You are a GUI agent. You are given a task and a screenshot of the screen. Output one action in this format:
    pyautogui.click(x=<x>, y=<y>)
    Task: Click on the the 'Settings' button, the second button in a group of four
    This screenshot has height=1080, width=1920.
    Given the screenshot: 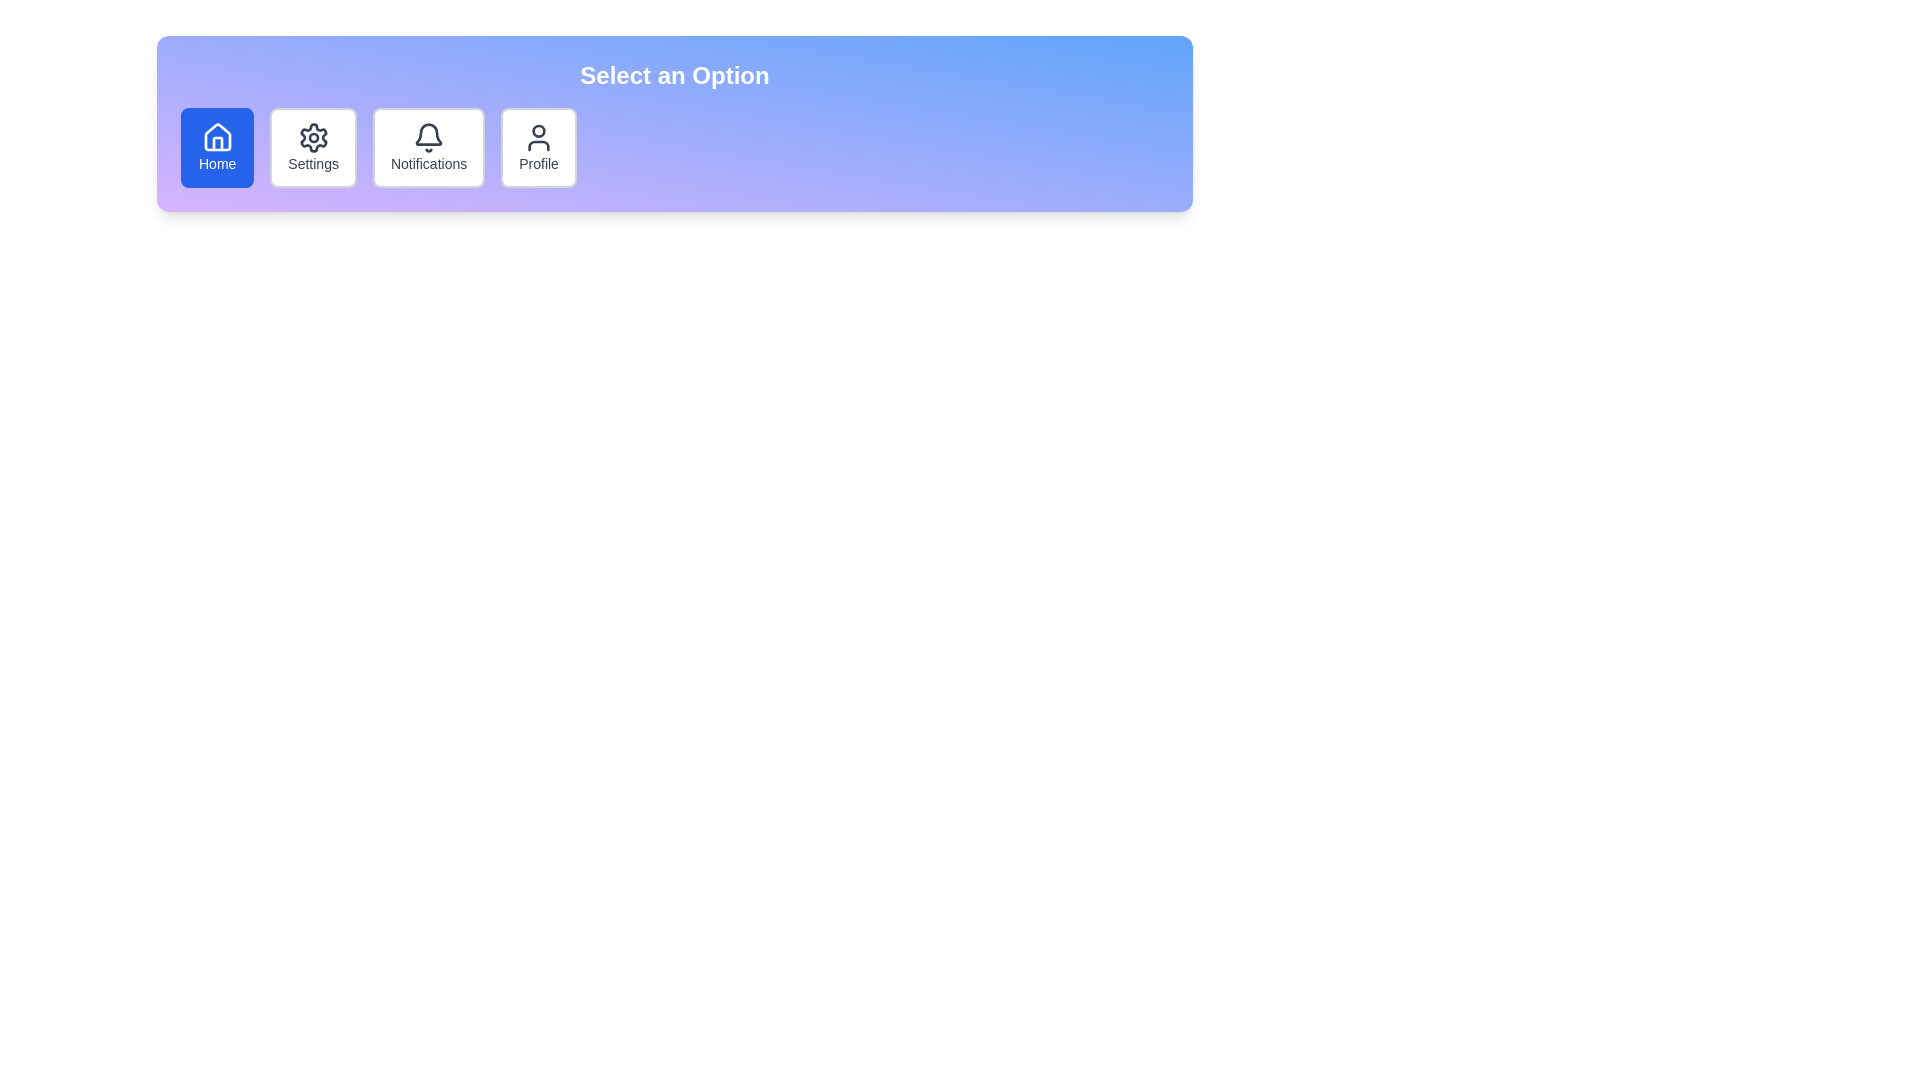 What is the action you would take?
    pyautogui.click(x=312, y=146)
    